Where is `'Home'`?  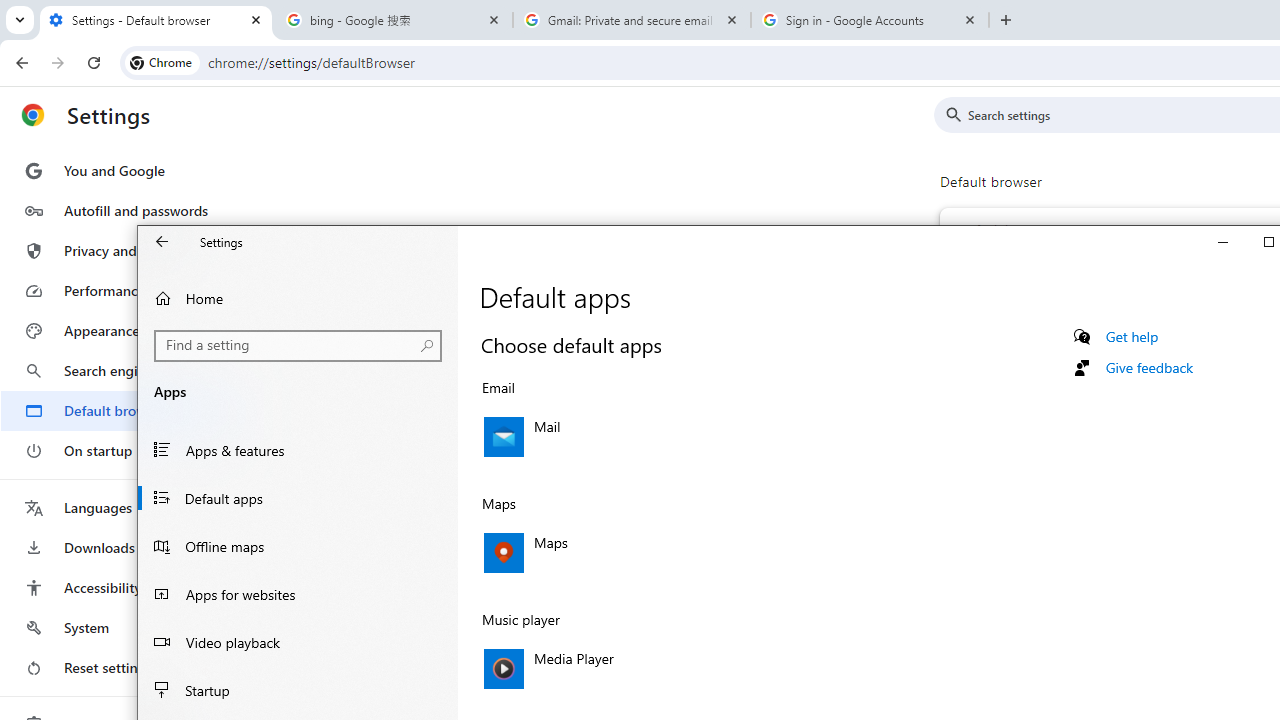 'Home' is located at coordinates (297, 298).